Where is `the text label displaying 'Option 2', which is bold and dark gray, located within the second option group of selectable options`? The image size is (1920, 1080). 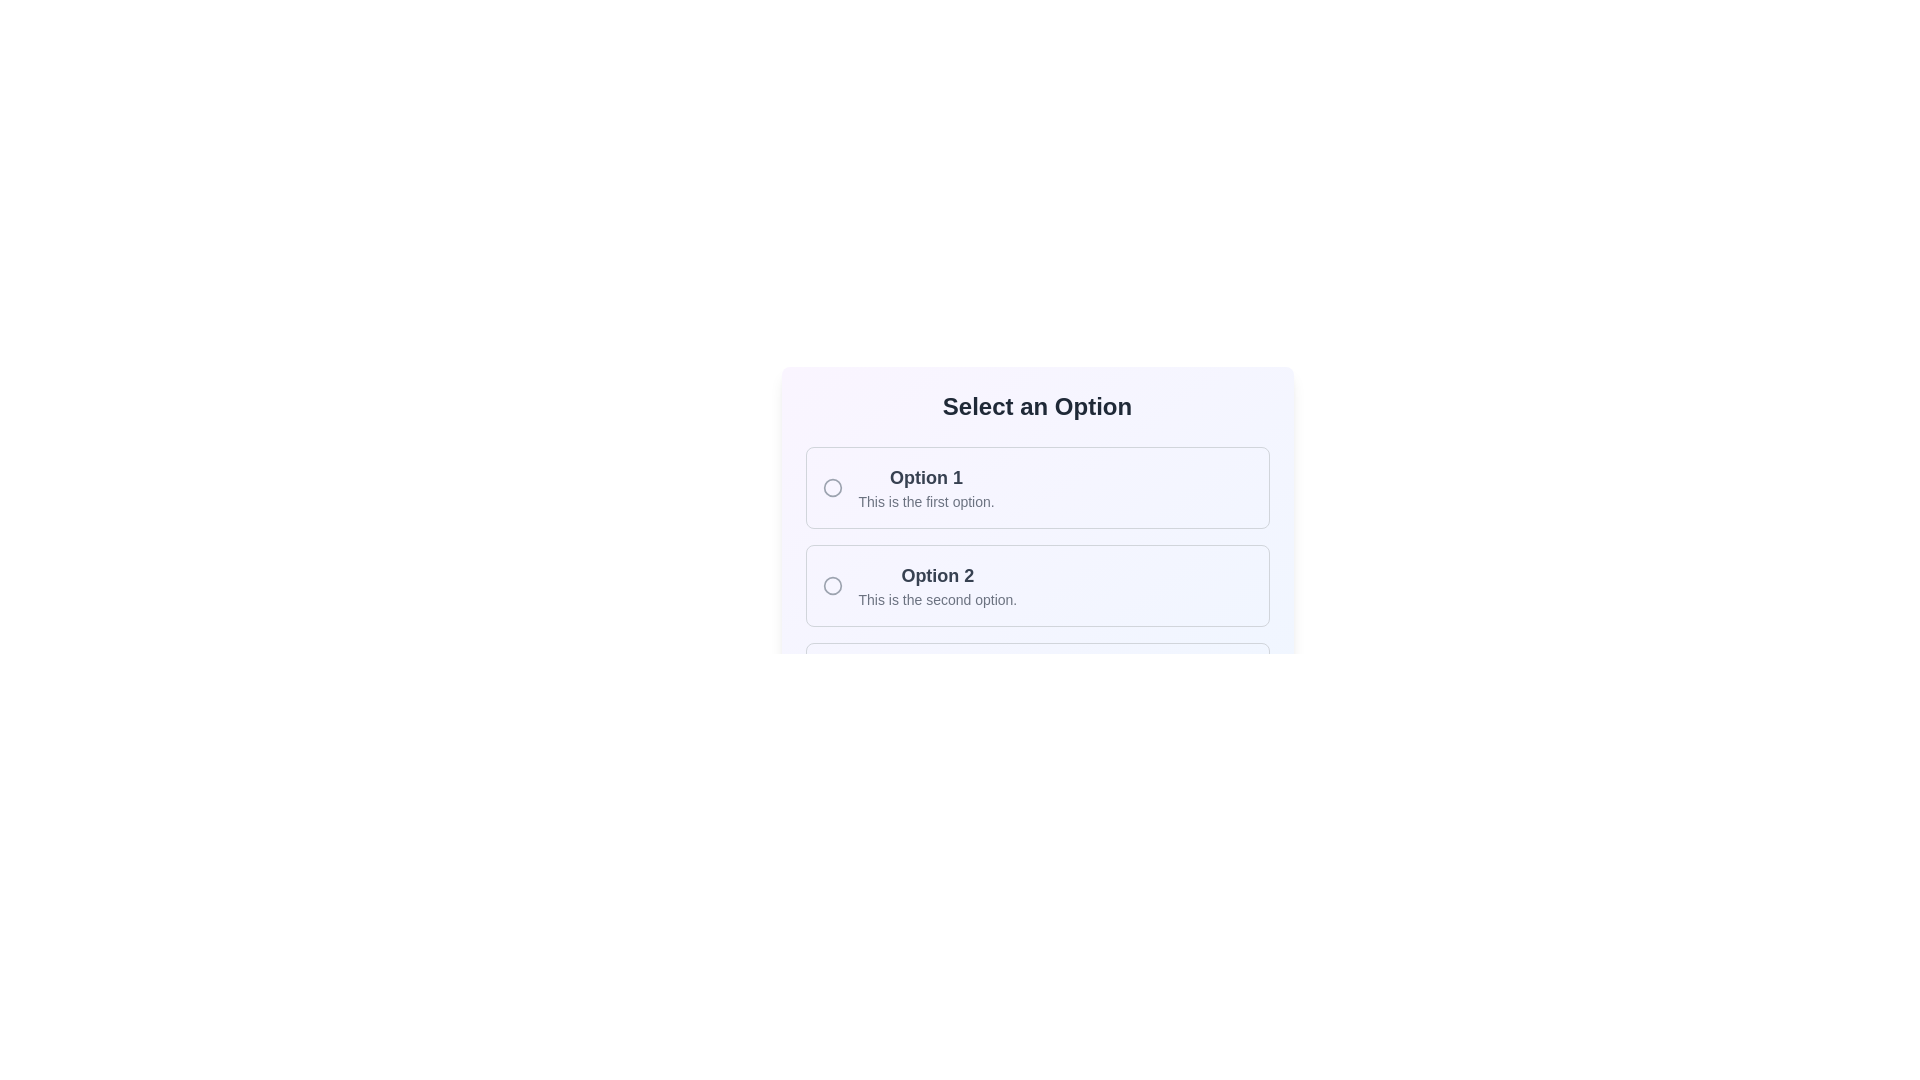 the text label displaying 'Option 2', which is bold and dark gray, located within the second option group of selectable options is located at coordinates (936, 575).